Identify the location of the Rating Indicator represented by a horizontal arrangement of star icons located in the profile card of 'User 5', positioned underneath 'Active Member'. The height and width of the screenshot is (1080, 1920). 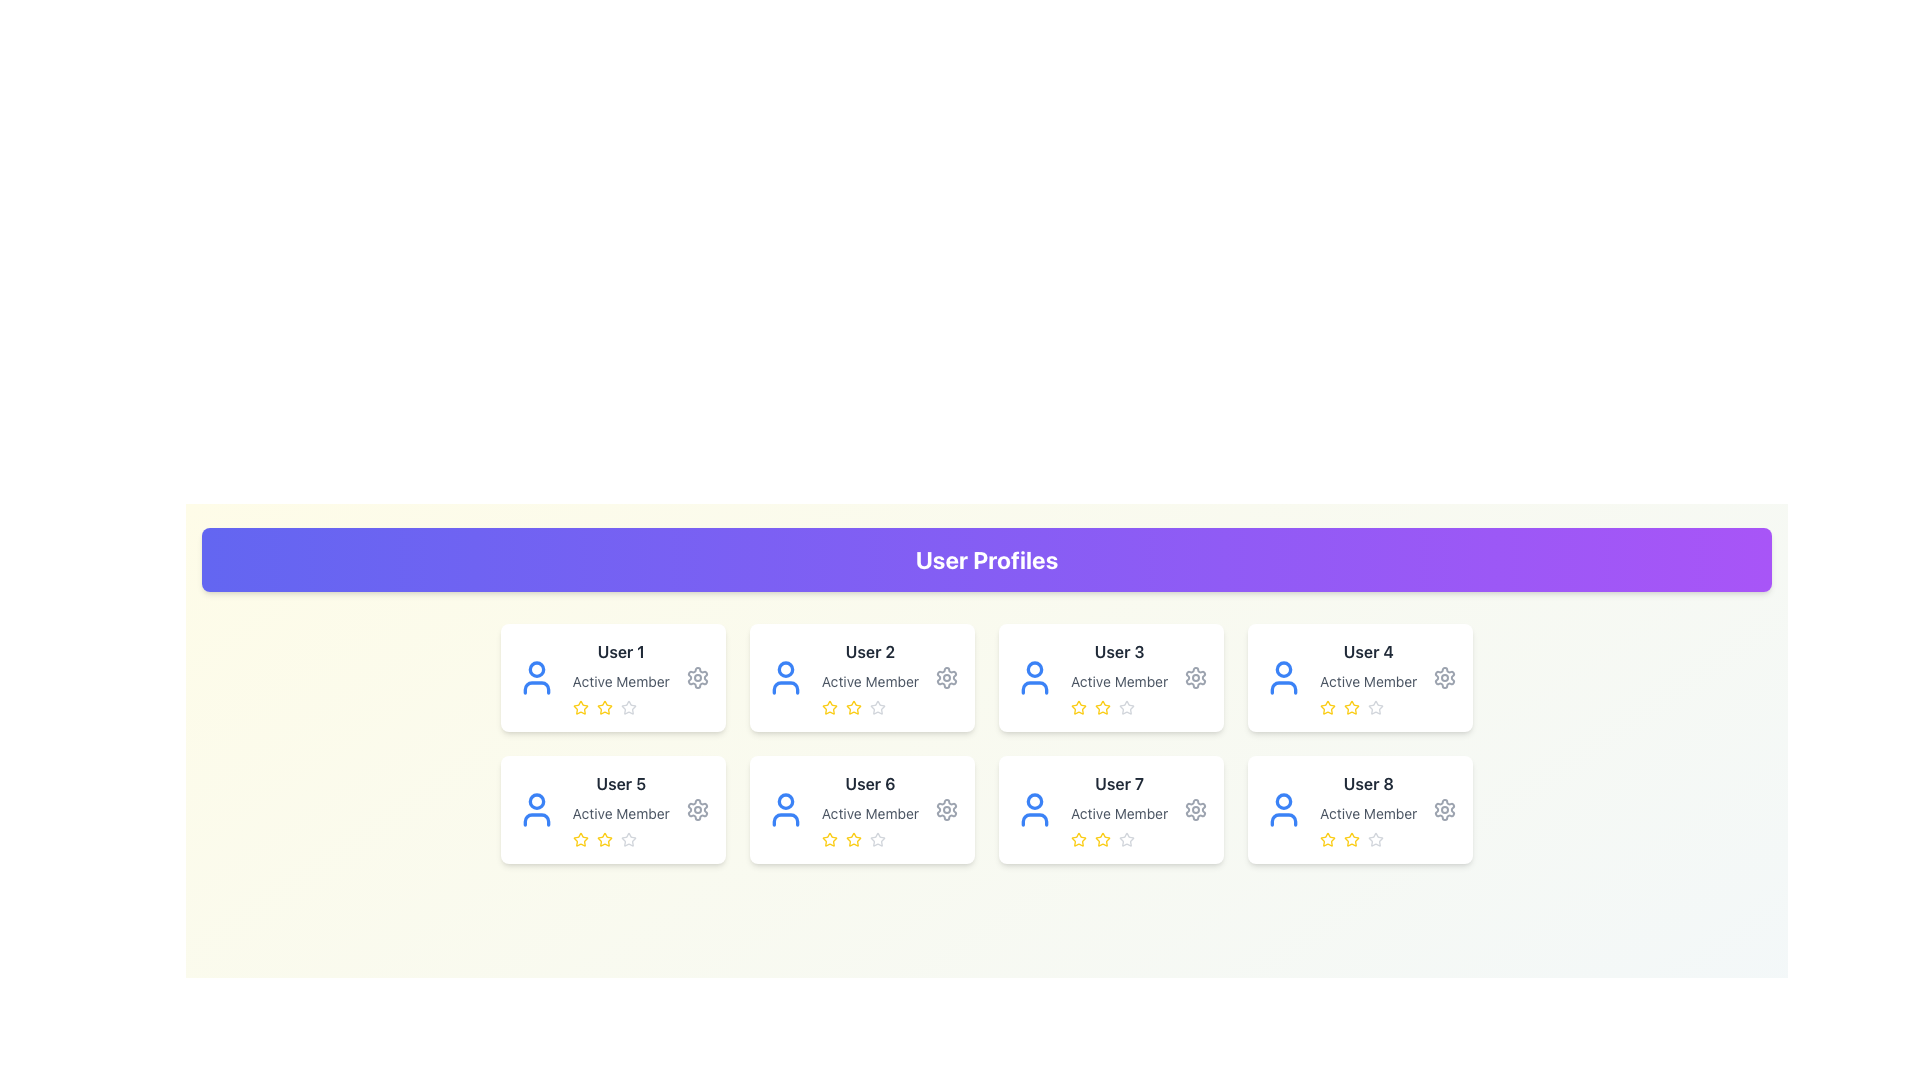
(620, 840).